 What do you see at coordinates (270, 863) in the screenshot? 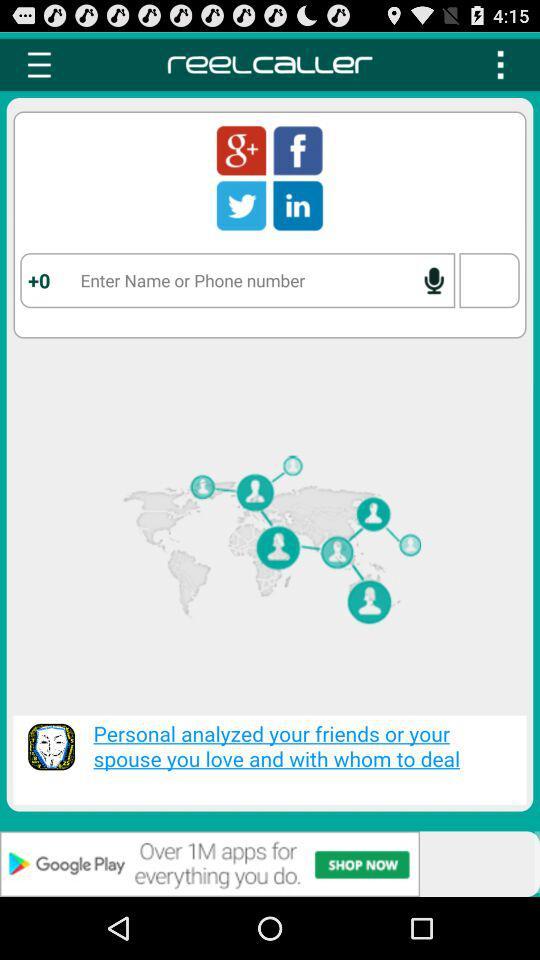
I see `google play advertisement` at bounding box center [270, 863].